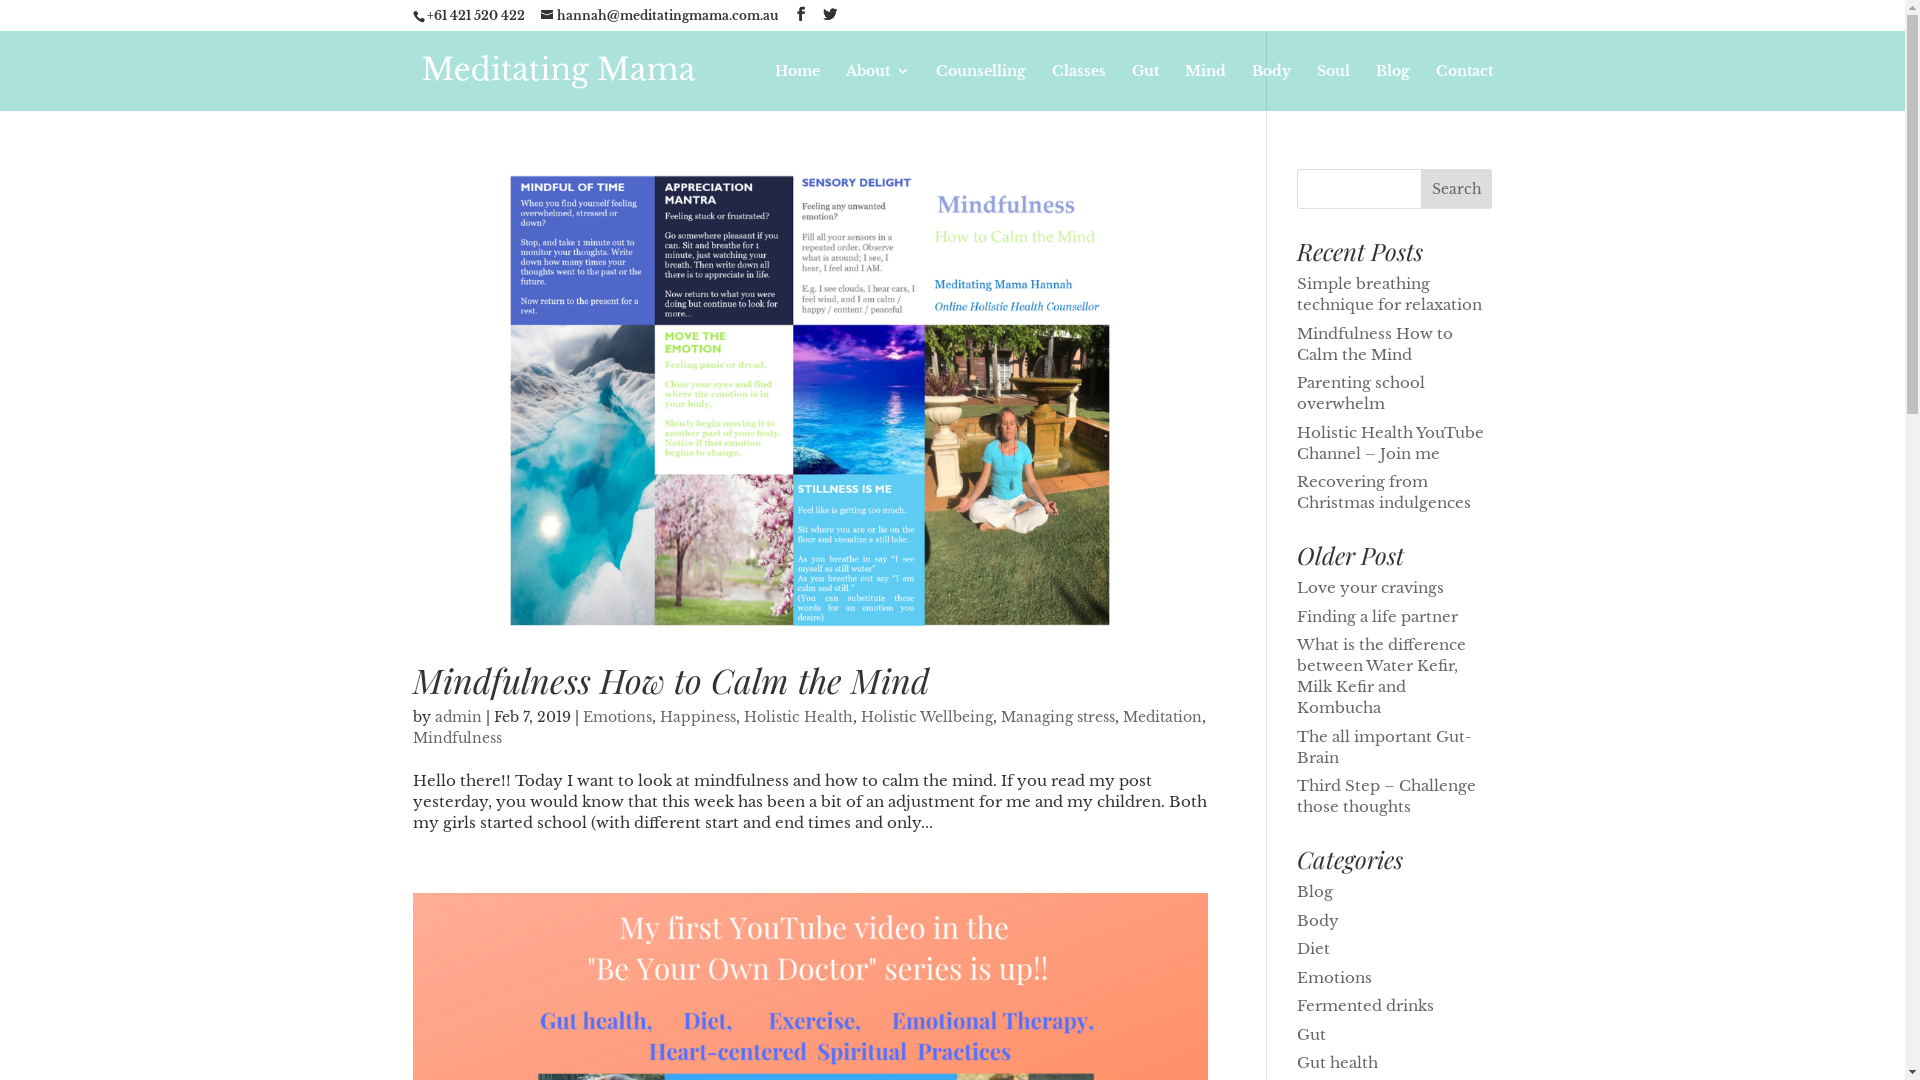  What do you see at coordinates (1434, 86) in the screenshot?
I see `'Contact'` at bounding box center [1434, 86].